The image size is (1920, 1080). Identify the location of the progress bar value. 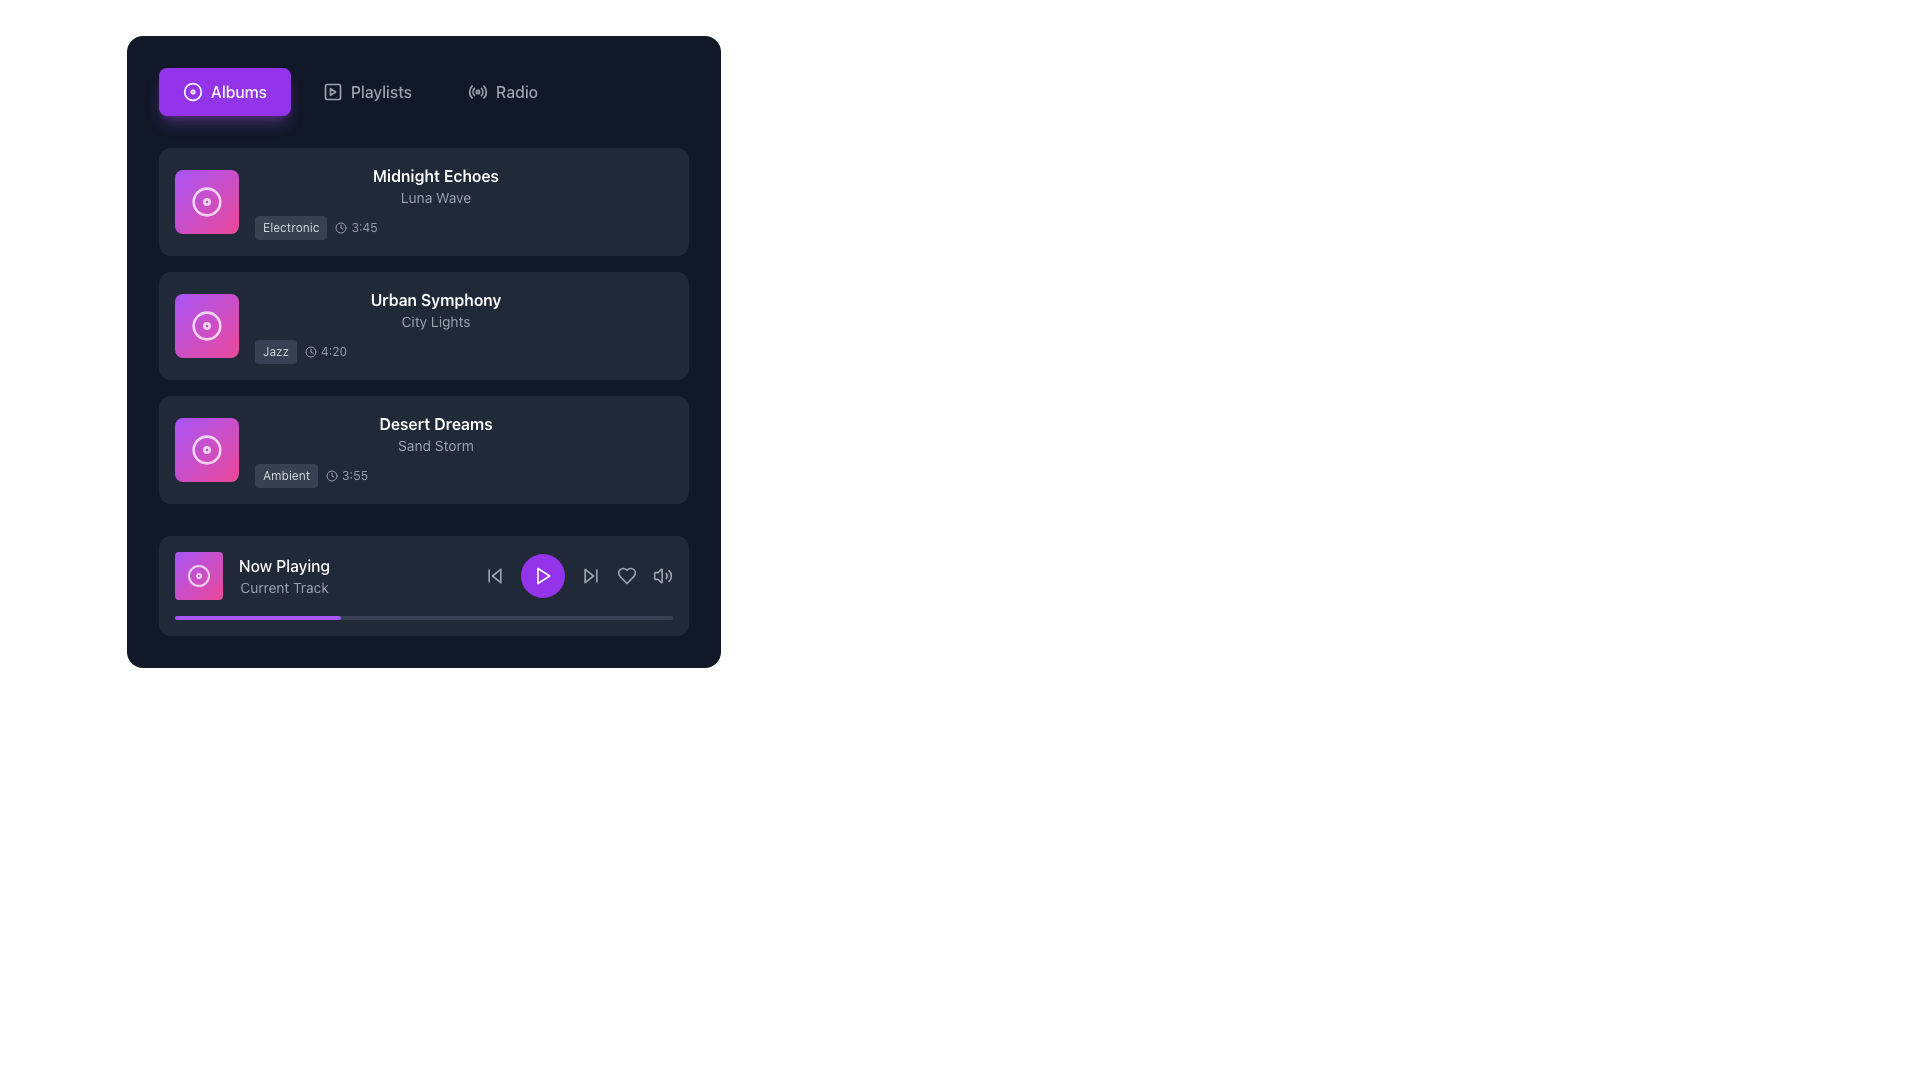
(280, 616).